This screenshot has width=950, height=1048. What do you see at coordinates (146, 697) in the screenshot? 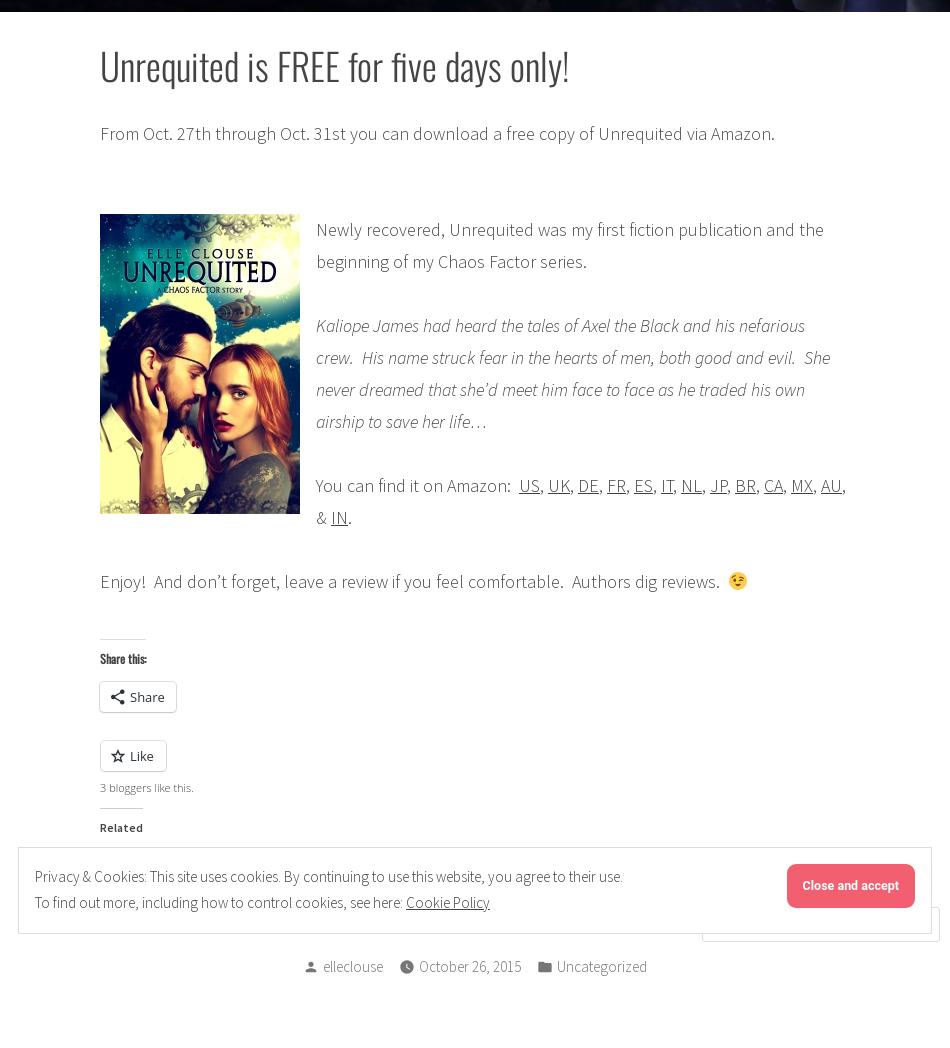
I see `'Share'` at bounding box center [146, 697].